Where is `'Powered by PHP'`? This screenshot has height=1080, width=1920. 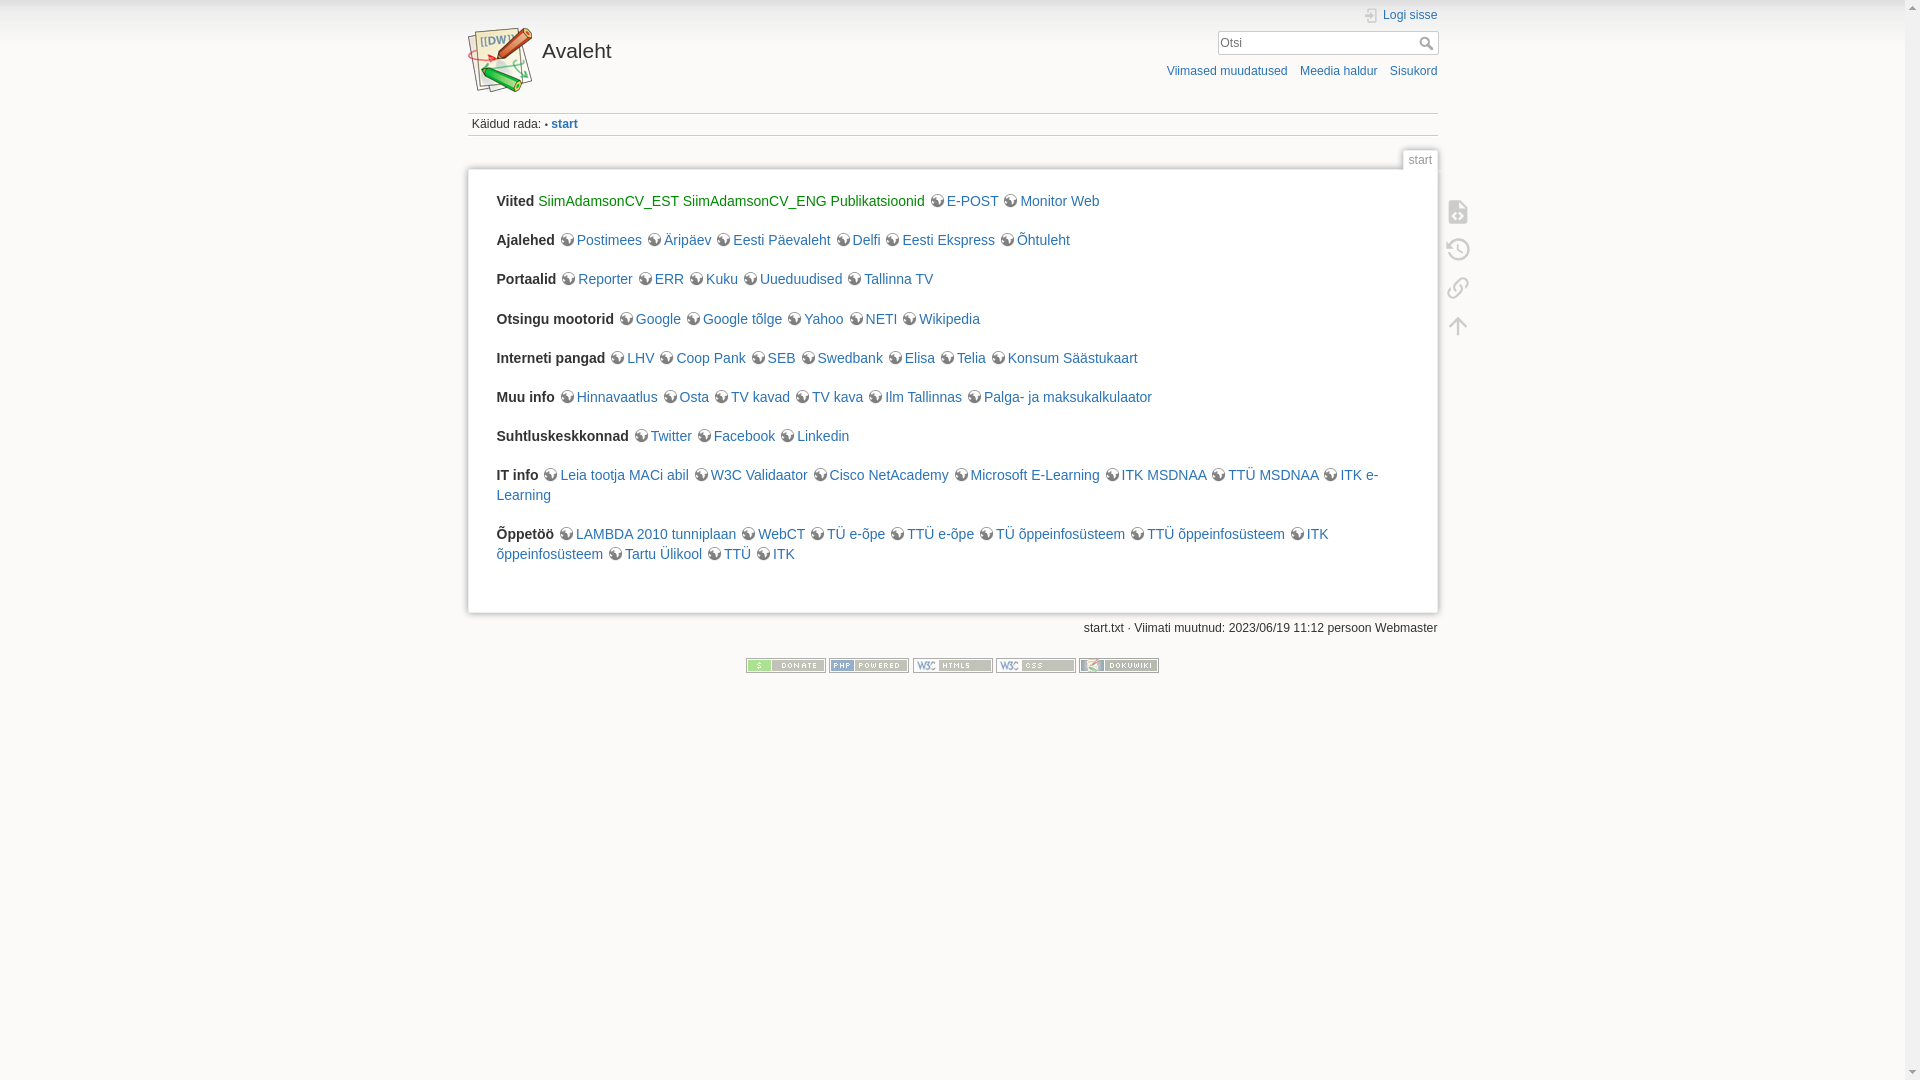 'Powered by PHP' is located at coordinates (868, 664).